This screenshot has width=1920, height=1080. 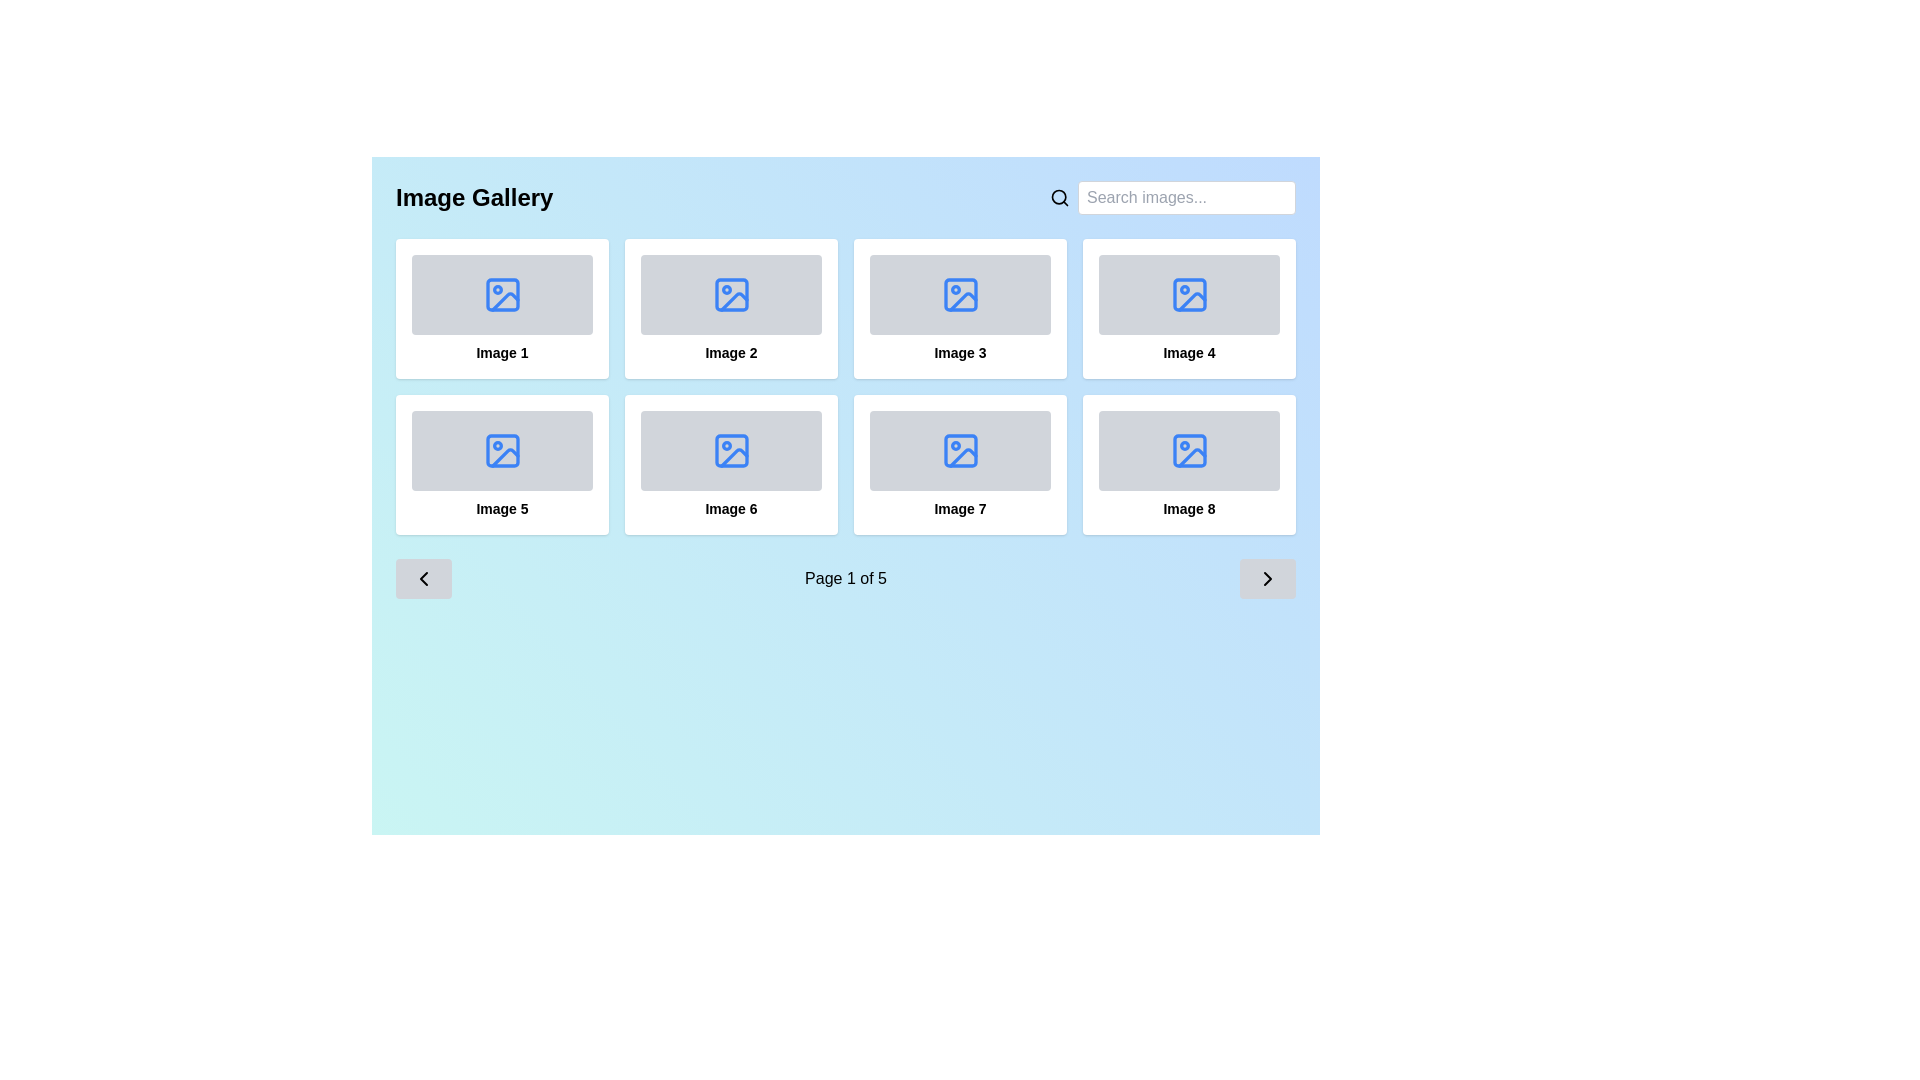 What do you see at coordinates (502, 294) in the screenshot?
I see `the photograph icon with a mountain and circle, styled in bright blue, located` at bounding box center [502, 294].